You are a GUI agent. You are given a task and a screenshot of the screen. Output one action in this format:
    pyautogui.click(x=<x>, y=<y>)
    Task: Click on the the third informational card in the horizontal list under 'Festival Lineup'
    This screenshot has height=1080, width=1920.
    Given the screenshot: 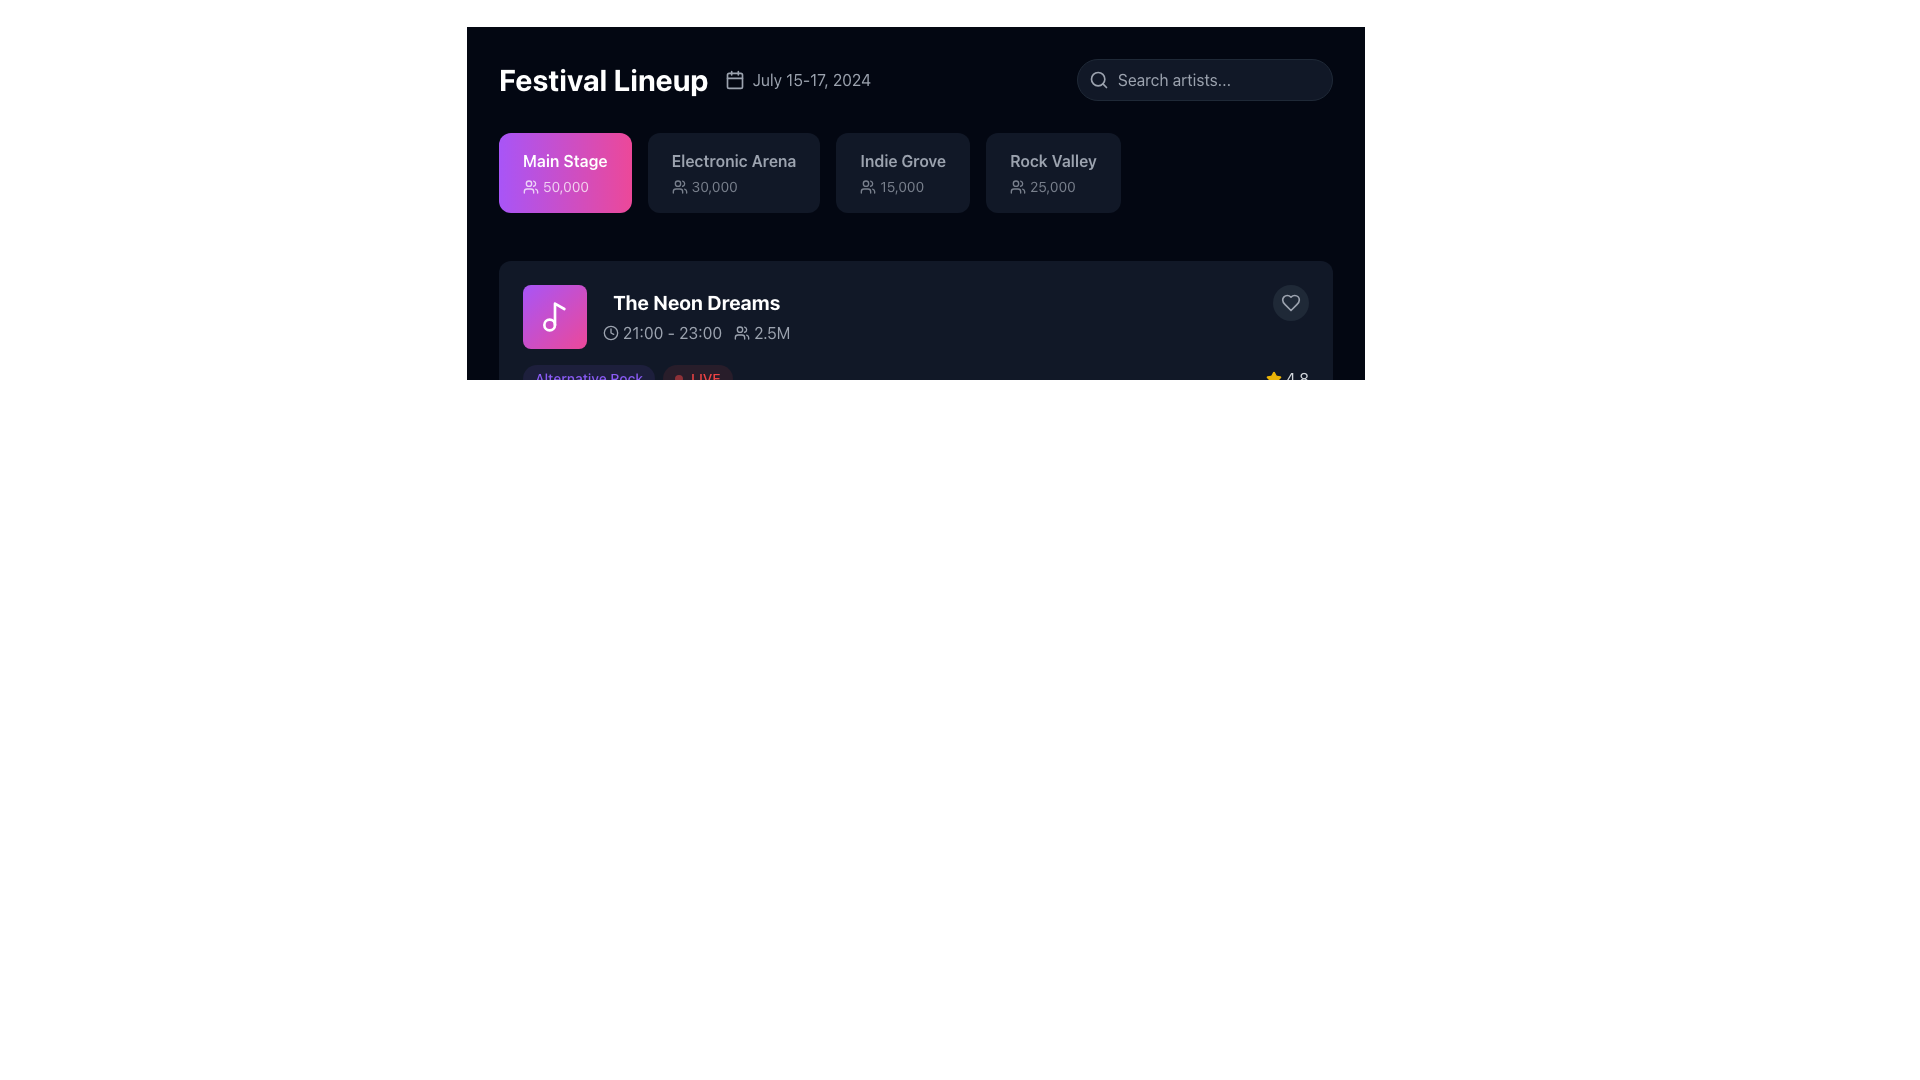 What is the action you would take?
    pyautogui.click(x=915, y=181)
    